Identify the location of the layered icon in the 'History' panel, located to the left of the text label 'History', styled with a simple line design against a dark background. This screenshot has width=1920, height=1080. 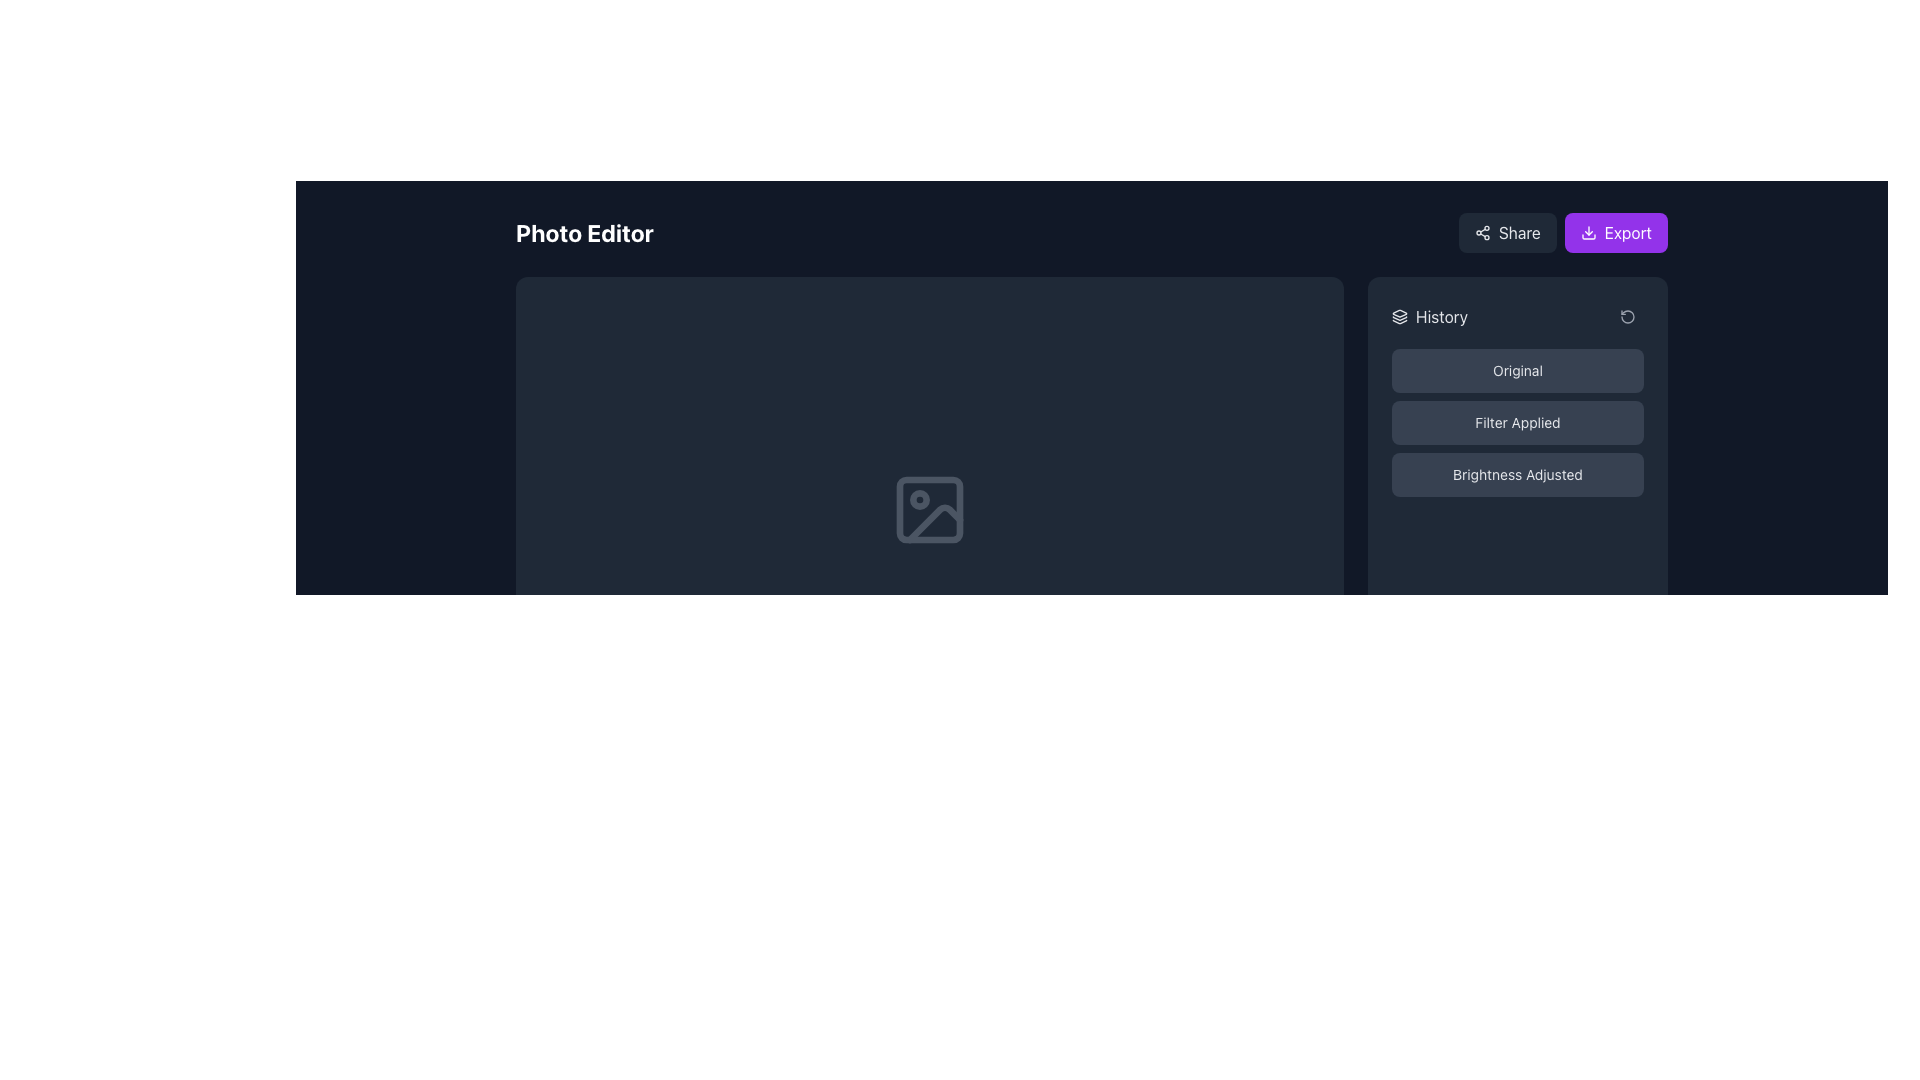
(1399, 315).